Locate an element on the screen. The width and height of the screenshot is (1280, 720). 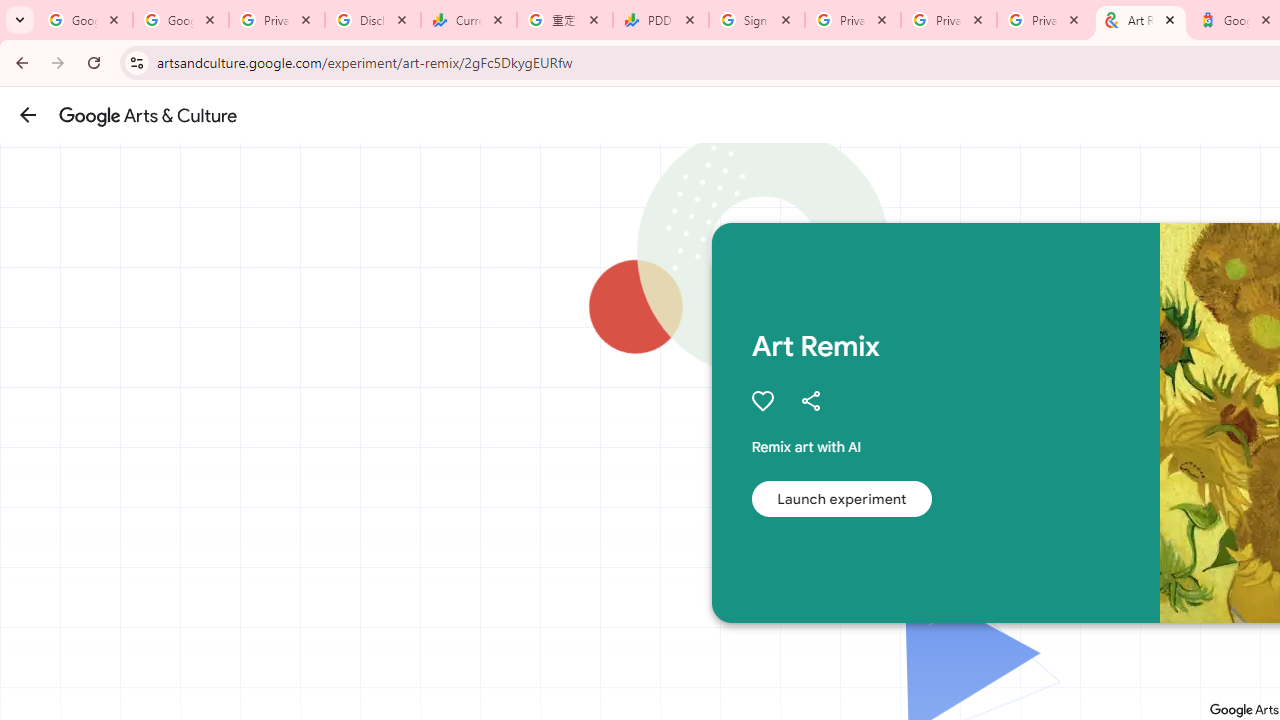
'Launch experiment' is located at coordinates (841, 497).